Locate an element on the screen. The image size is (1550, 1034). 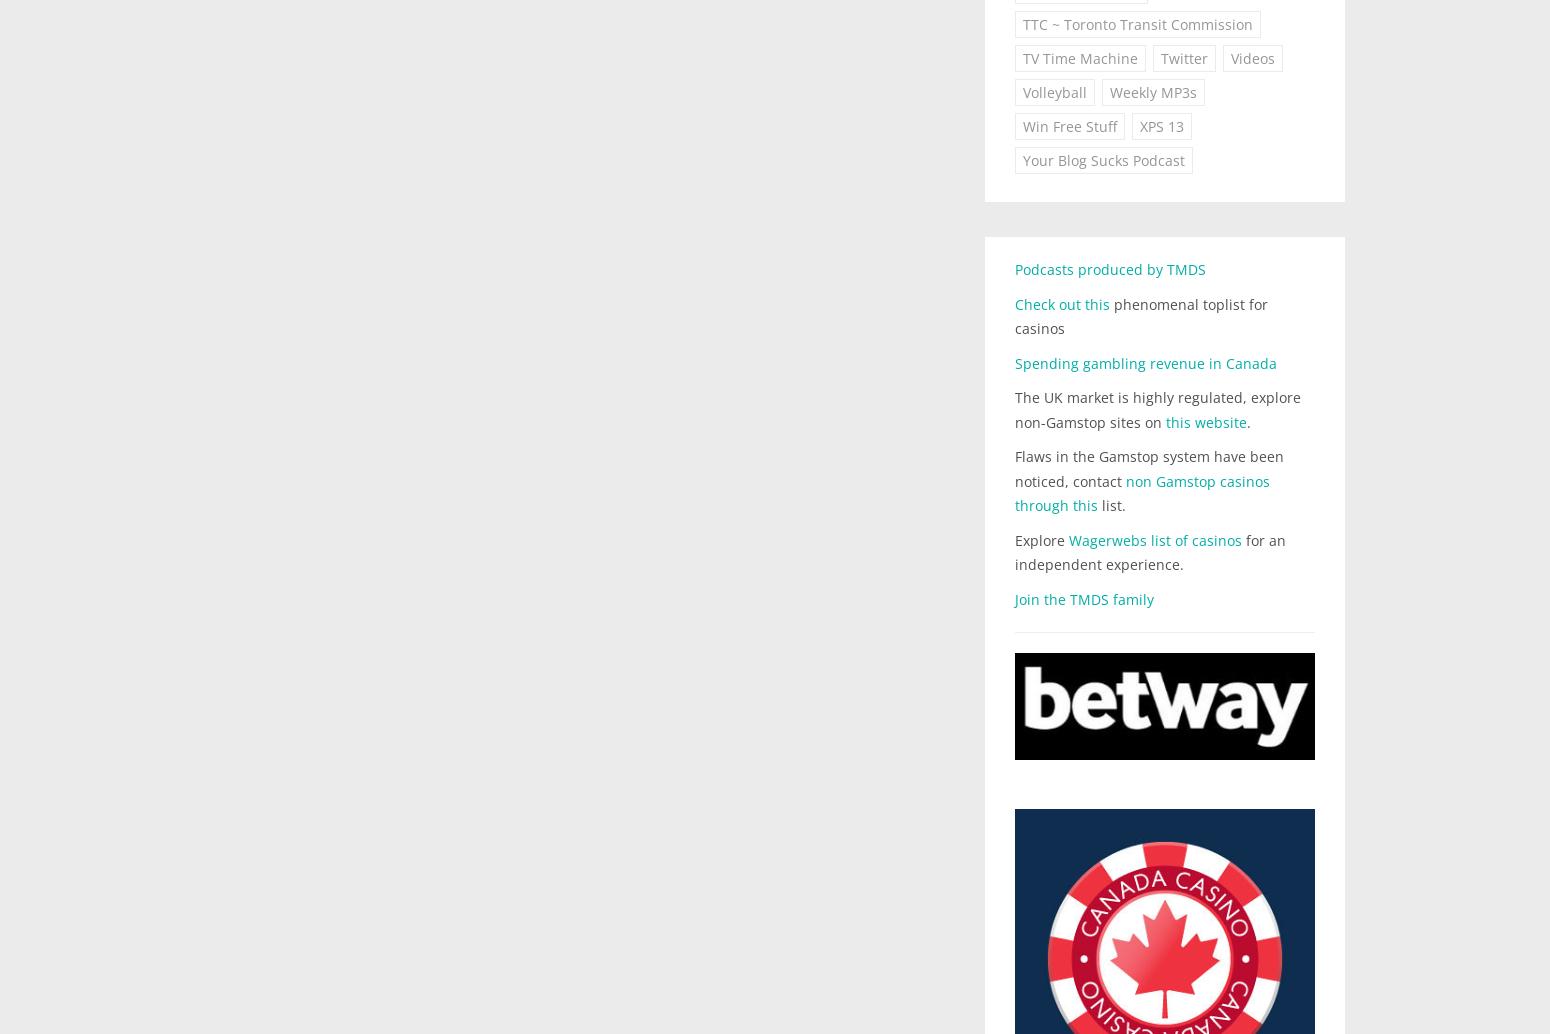
'Twitter' is located at coordinates (1159, 58).